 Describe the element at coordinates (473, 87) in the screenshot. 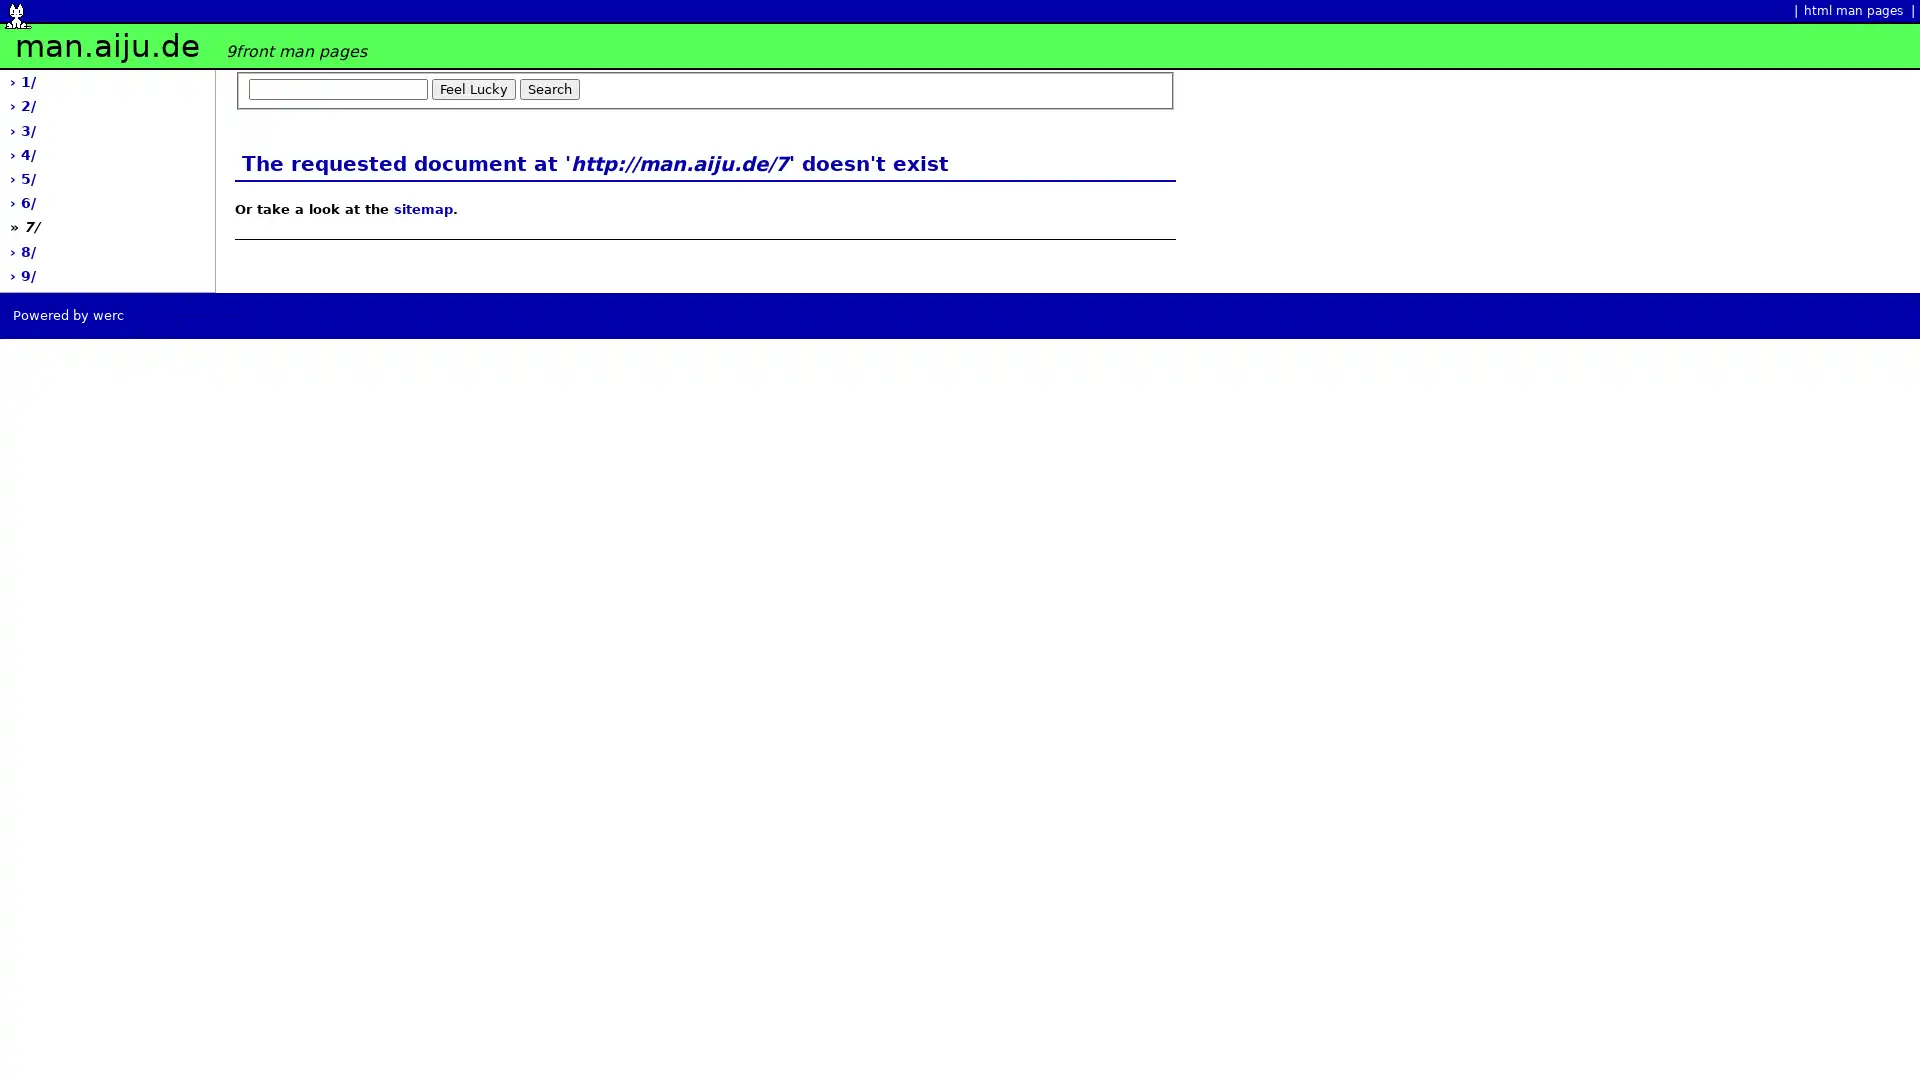

I see `Feel Lucky` at that location.